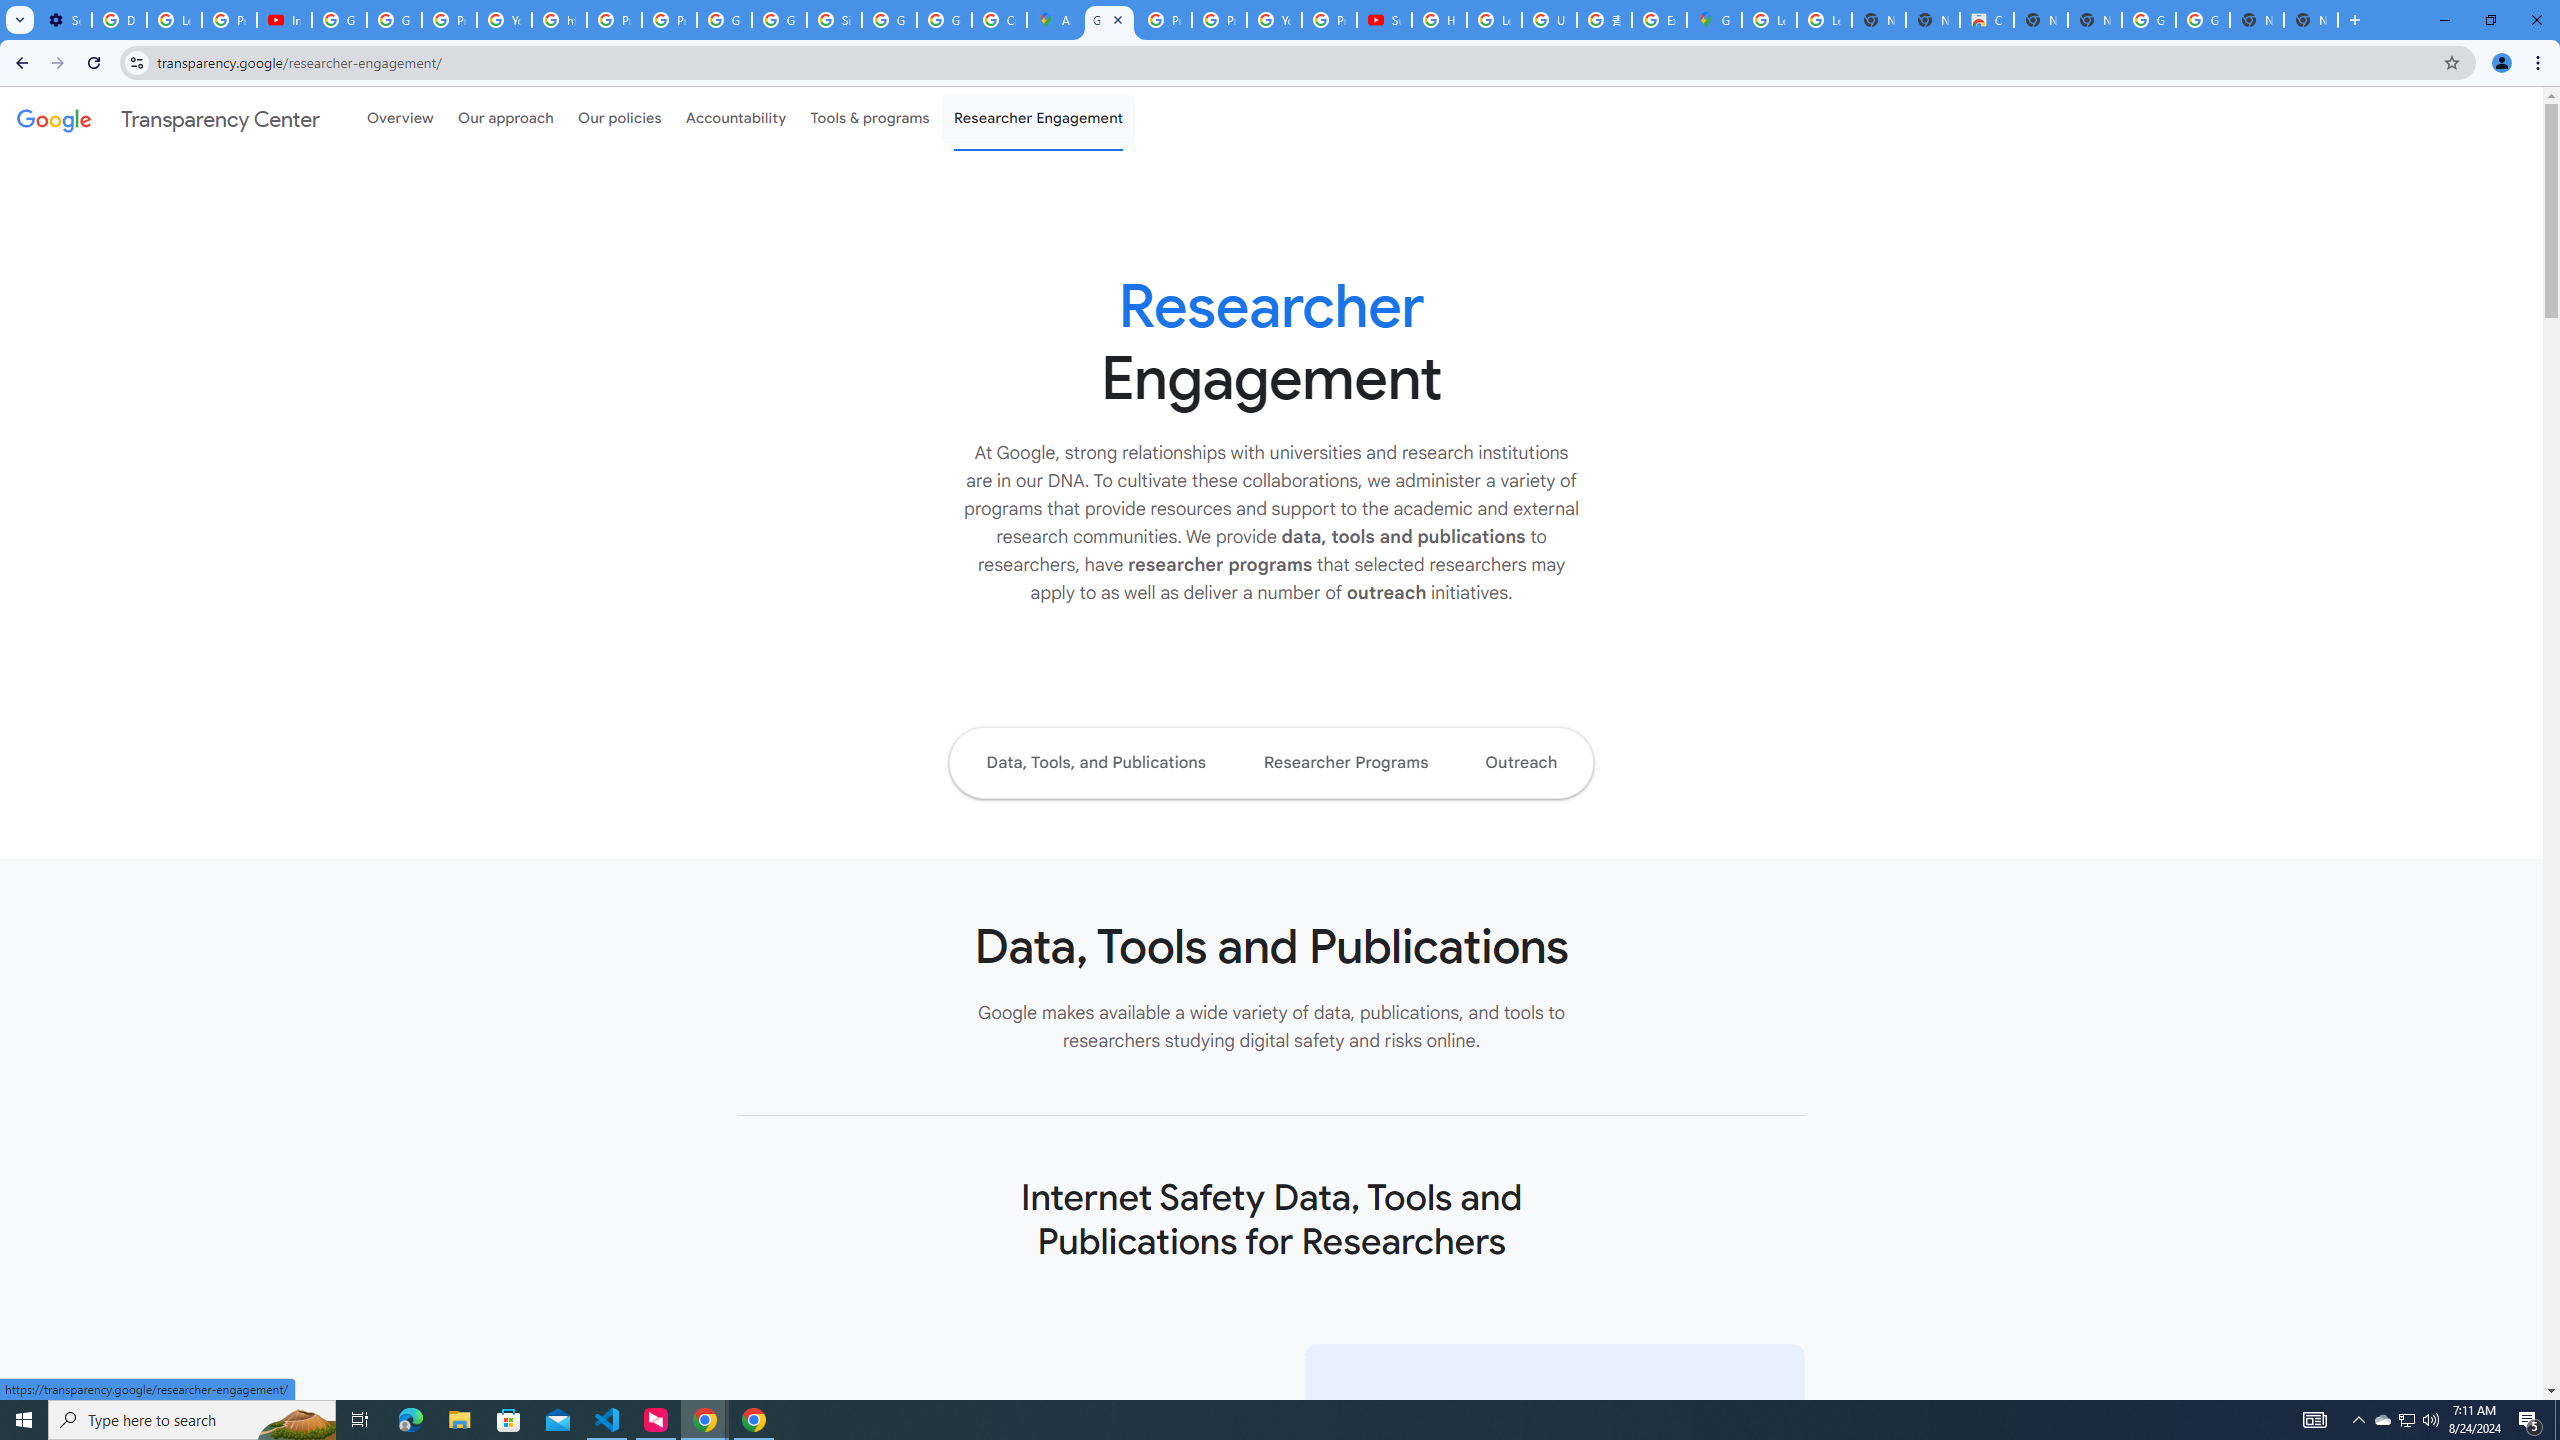 The height and width of the screenshot is (1440, 2560). Describe the element at coordinates (1094, 762) in the screenshot. I see `'Data, Tools, and Publications'` at that location.